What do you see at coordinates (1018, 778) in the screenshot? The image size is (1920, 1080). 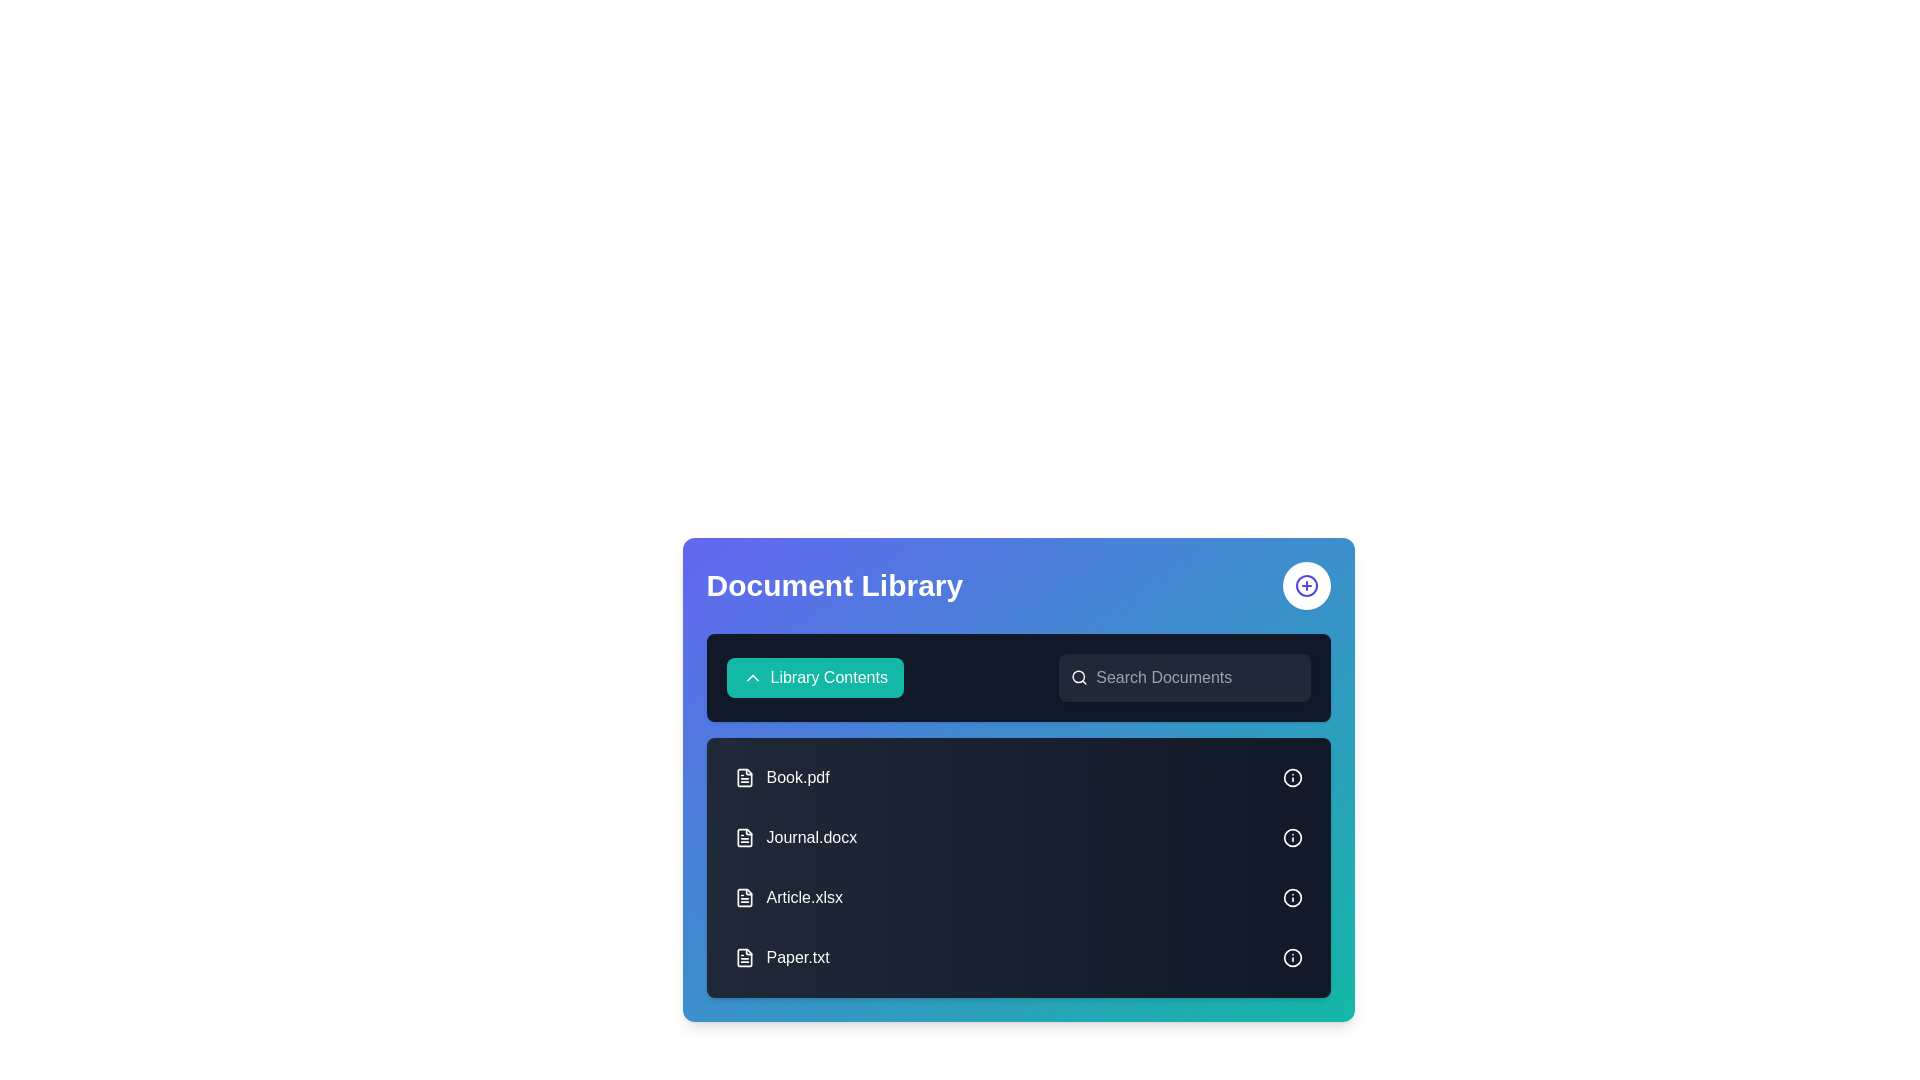 I see `the search bar in the 'Document Library' component, which has a gradient background and contains various document entries` at bounding box center [1018, 778].